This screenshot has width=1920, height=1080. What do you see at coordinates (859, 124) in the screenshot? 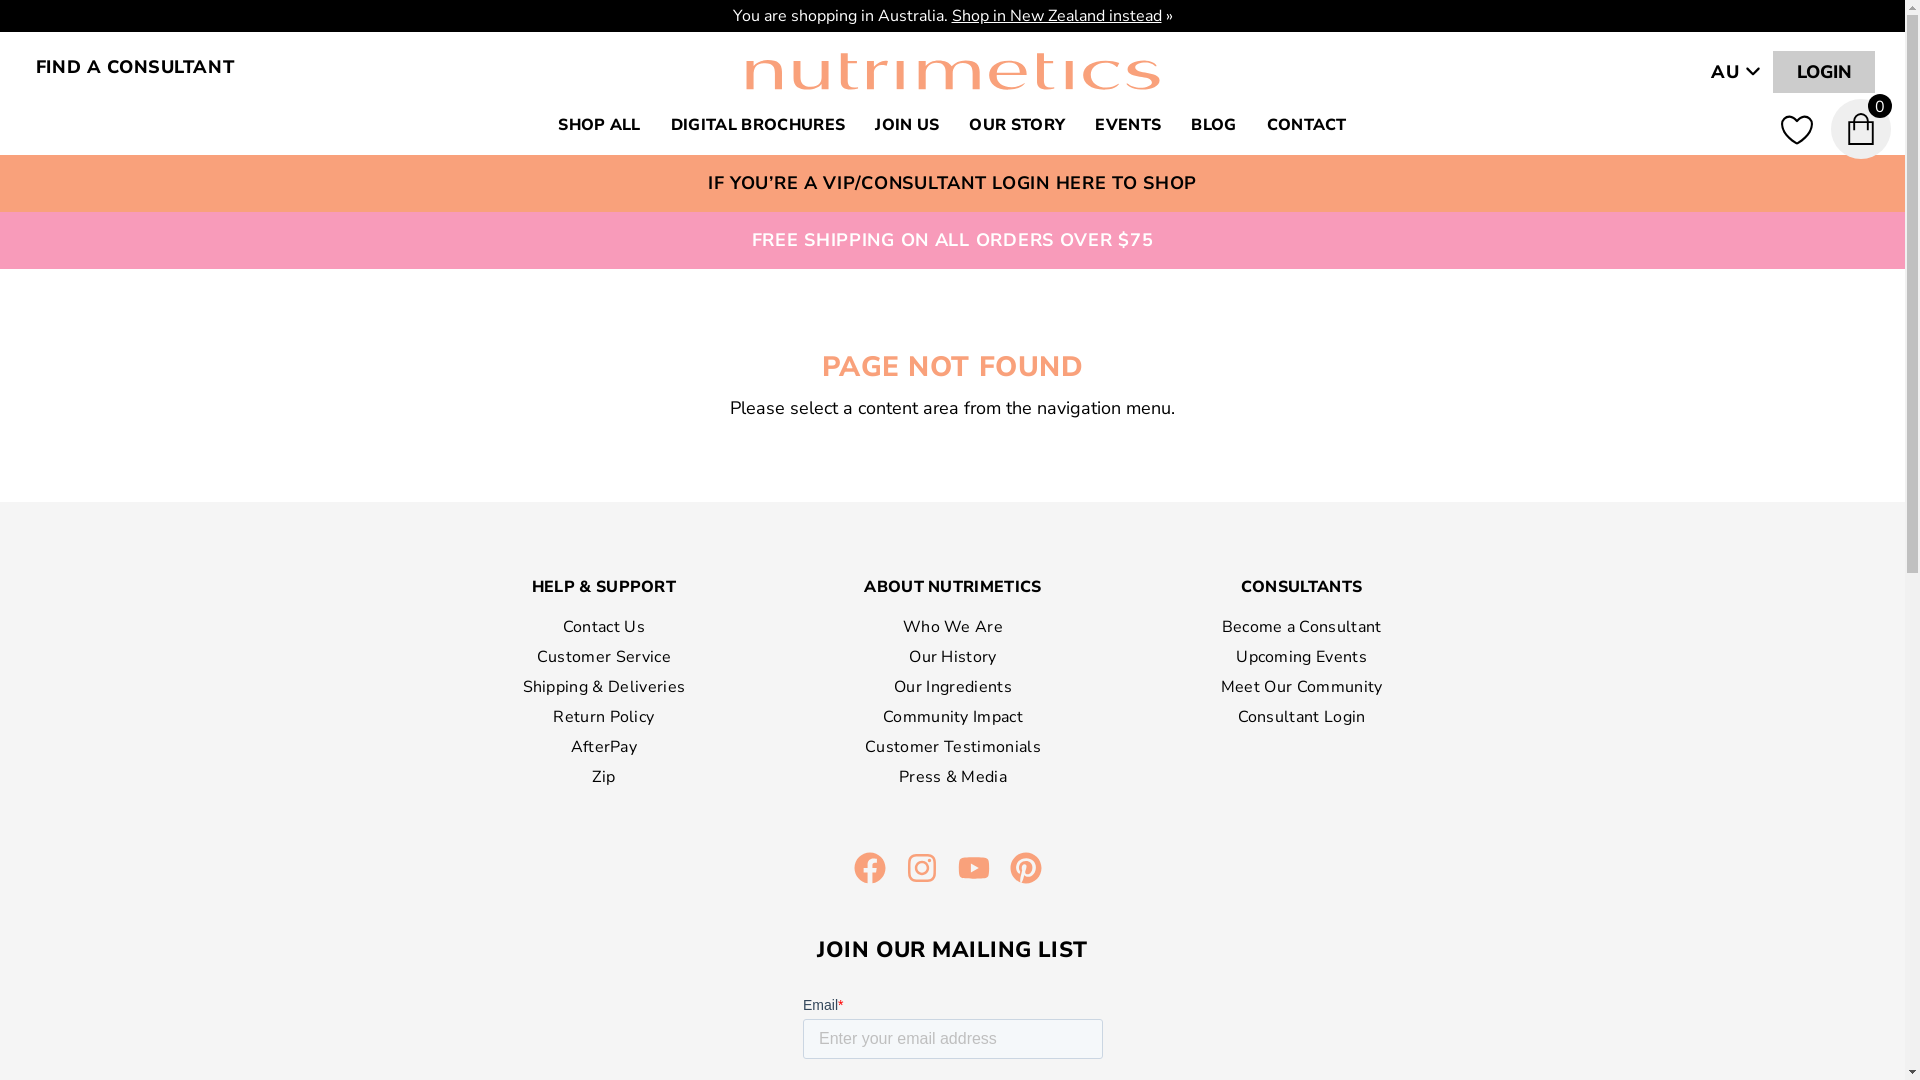
I see `'JOIN US'` at bounding box center [859, 124].